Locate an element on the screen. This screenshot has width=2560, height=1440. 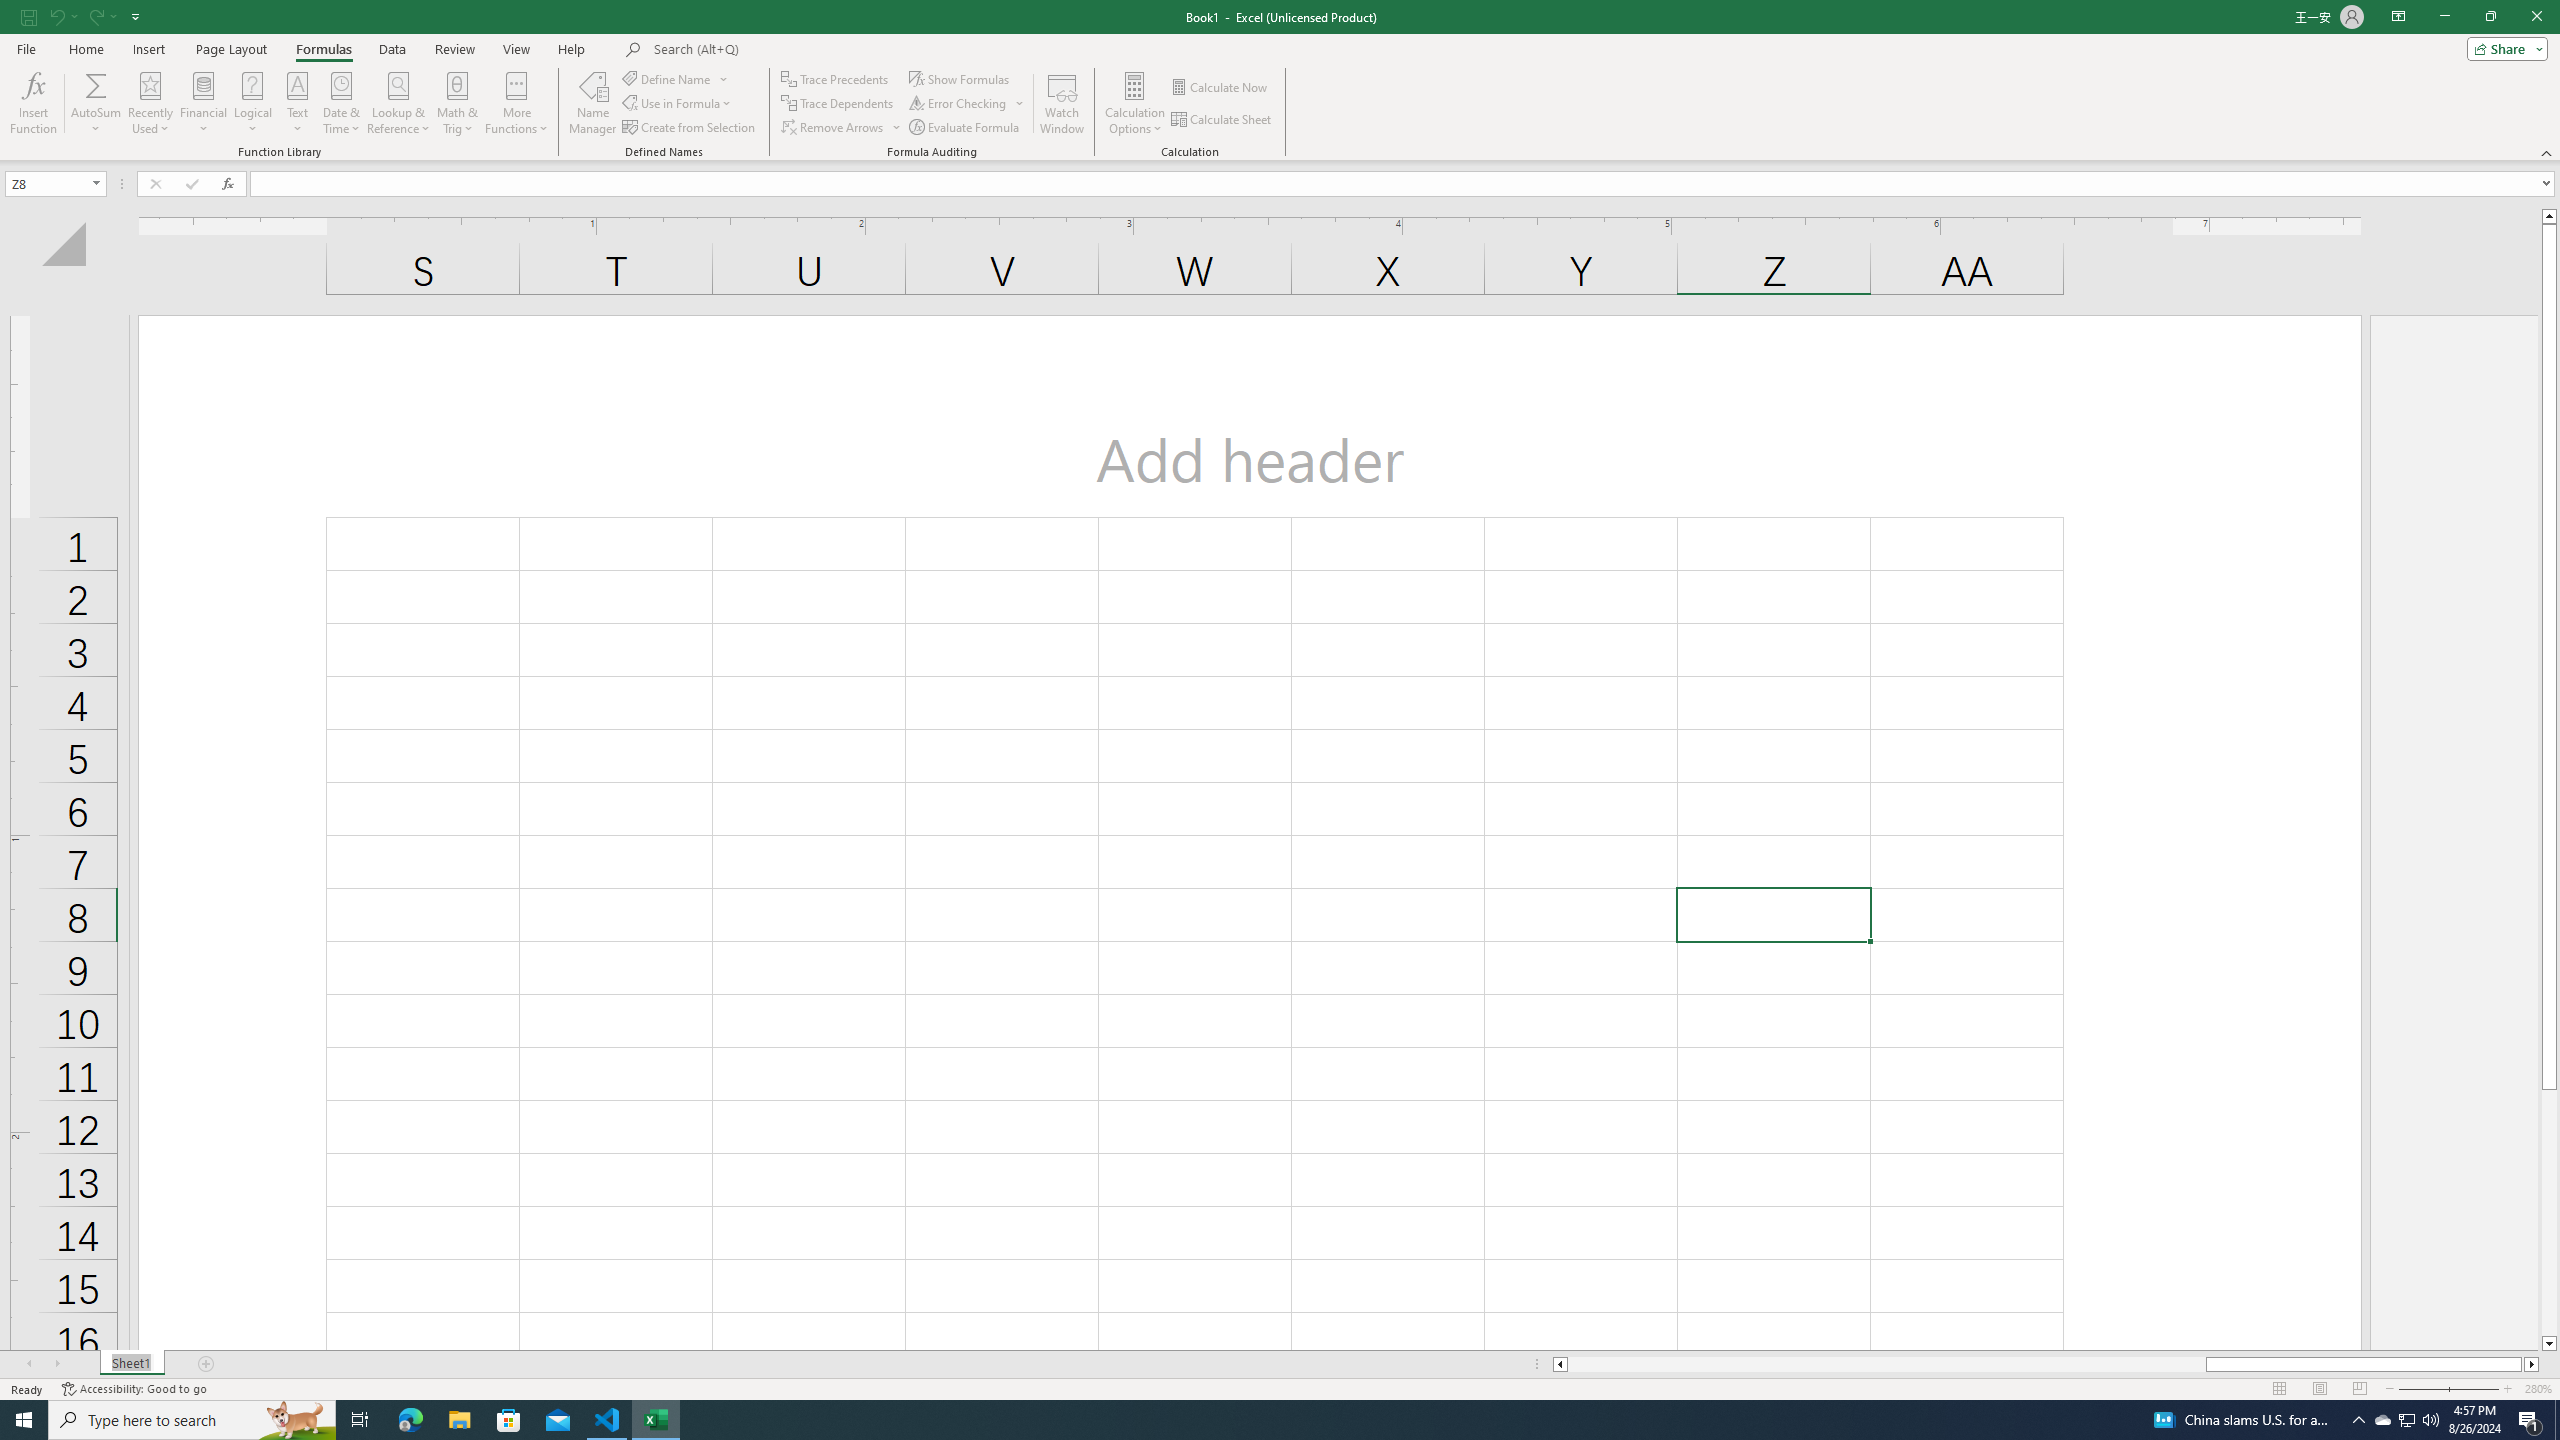
'Sum' is located at coordinates (95, 84).